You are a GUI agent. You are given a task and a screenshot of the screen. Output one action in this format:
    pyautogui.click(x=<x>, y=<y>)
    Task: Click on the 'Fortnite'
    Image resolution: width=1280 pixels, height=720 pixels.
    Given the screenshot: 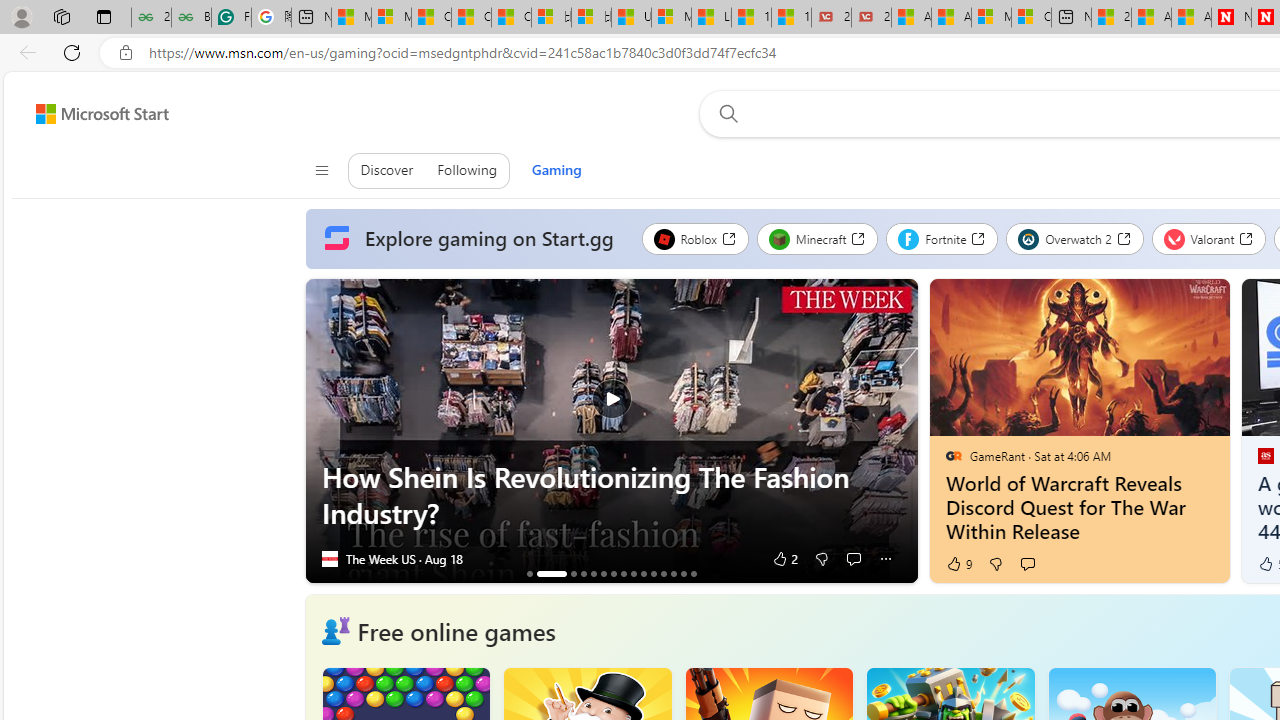 What is the action you would take?
    pyautogui.click(x=941, y=238)
    